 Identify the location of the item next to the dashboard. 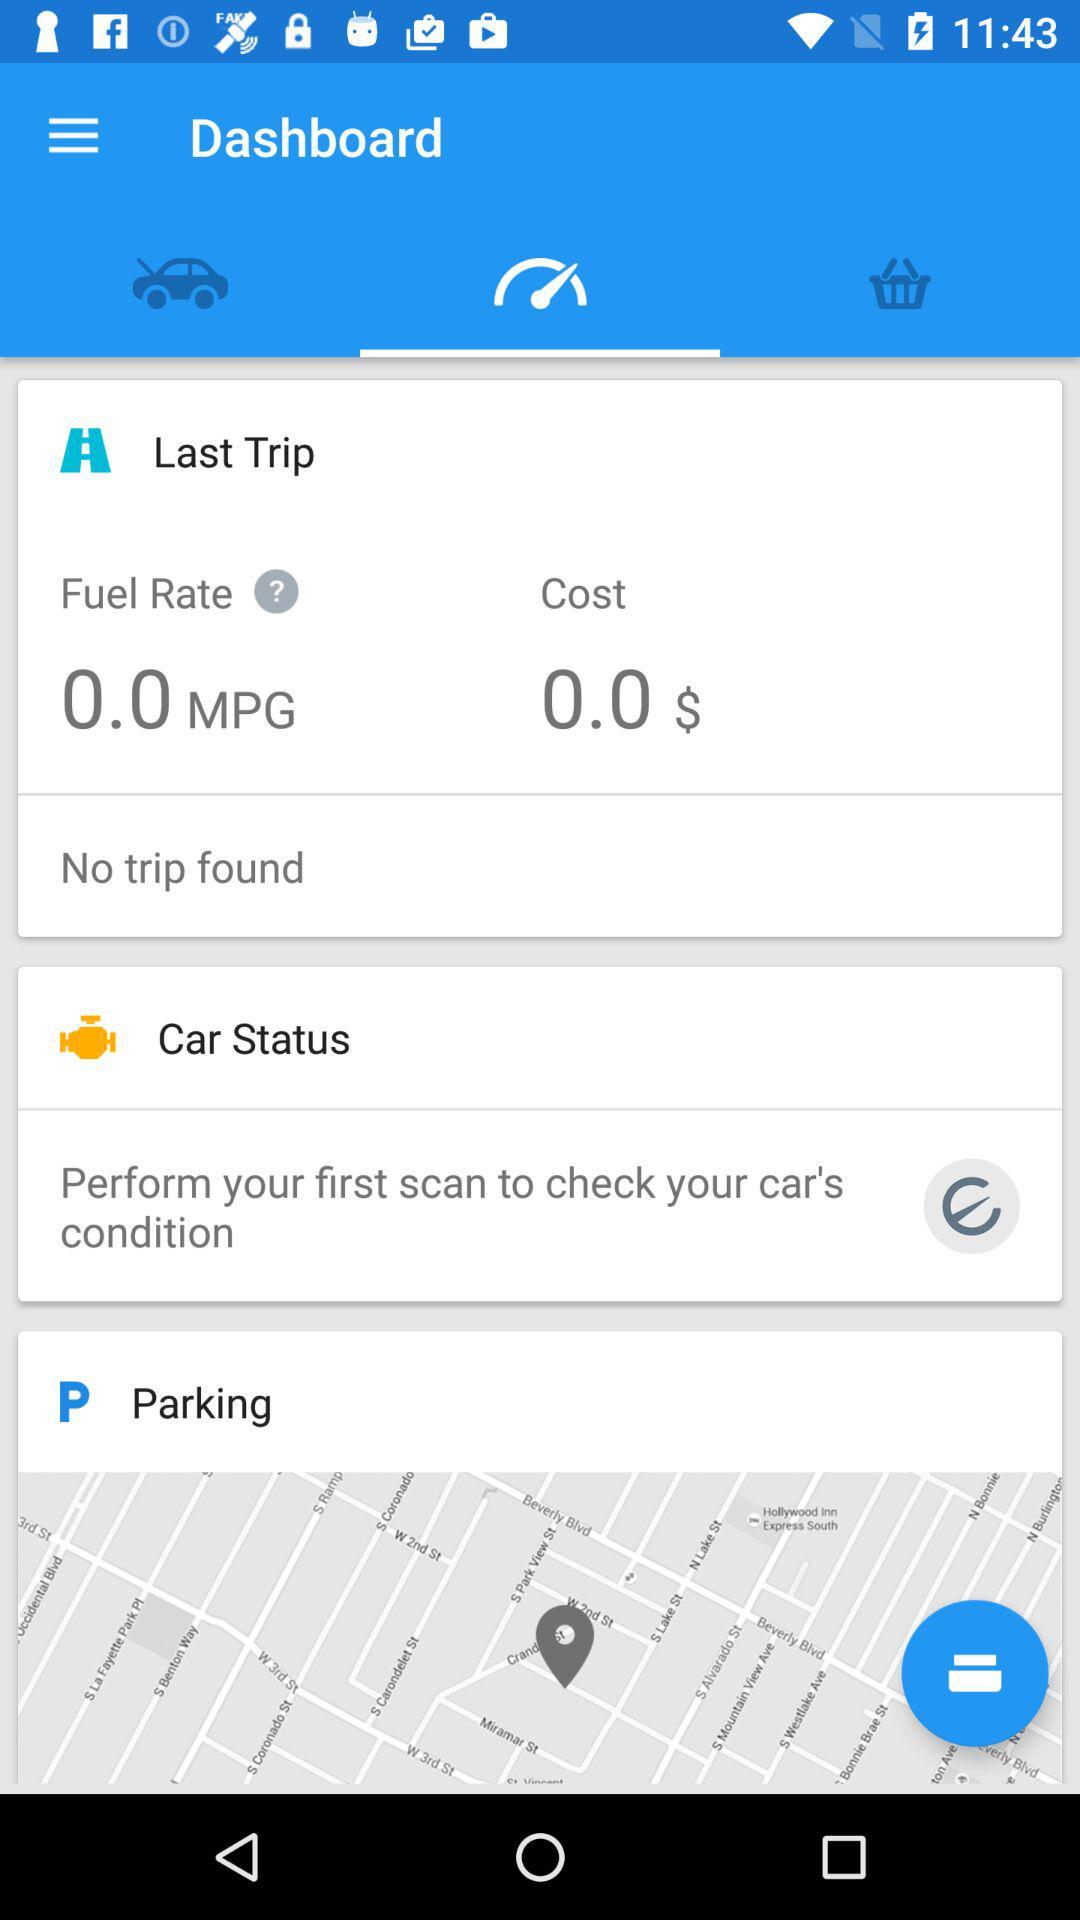
(72, 135).